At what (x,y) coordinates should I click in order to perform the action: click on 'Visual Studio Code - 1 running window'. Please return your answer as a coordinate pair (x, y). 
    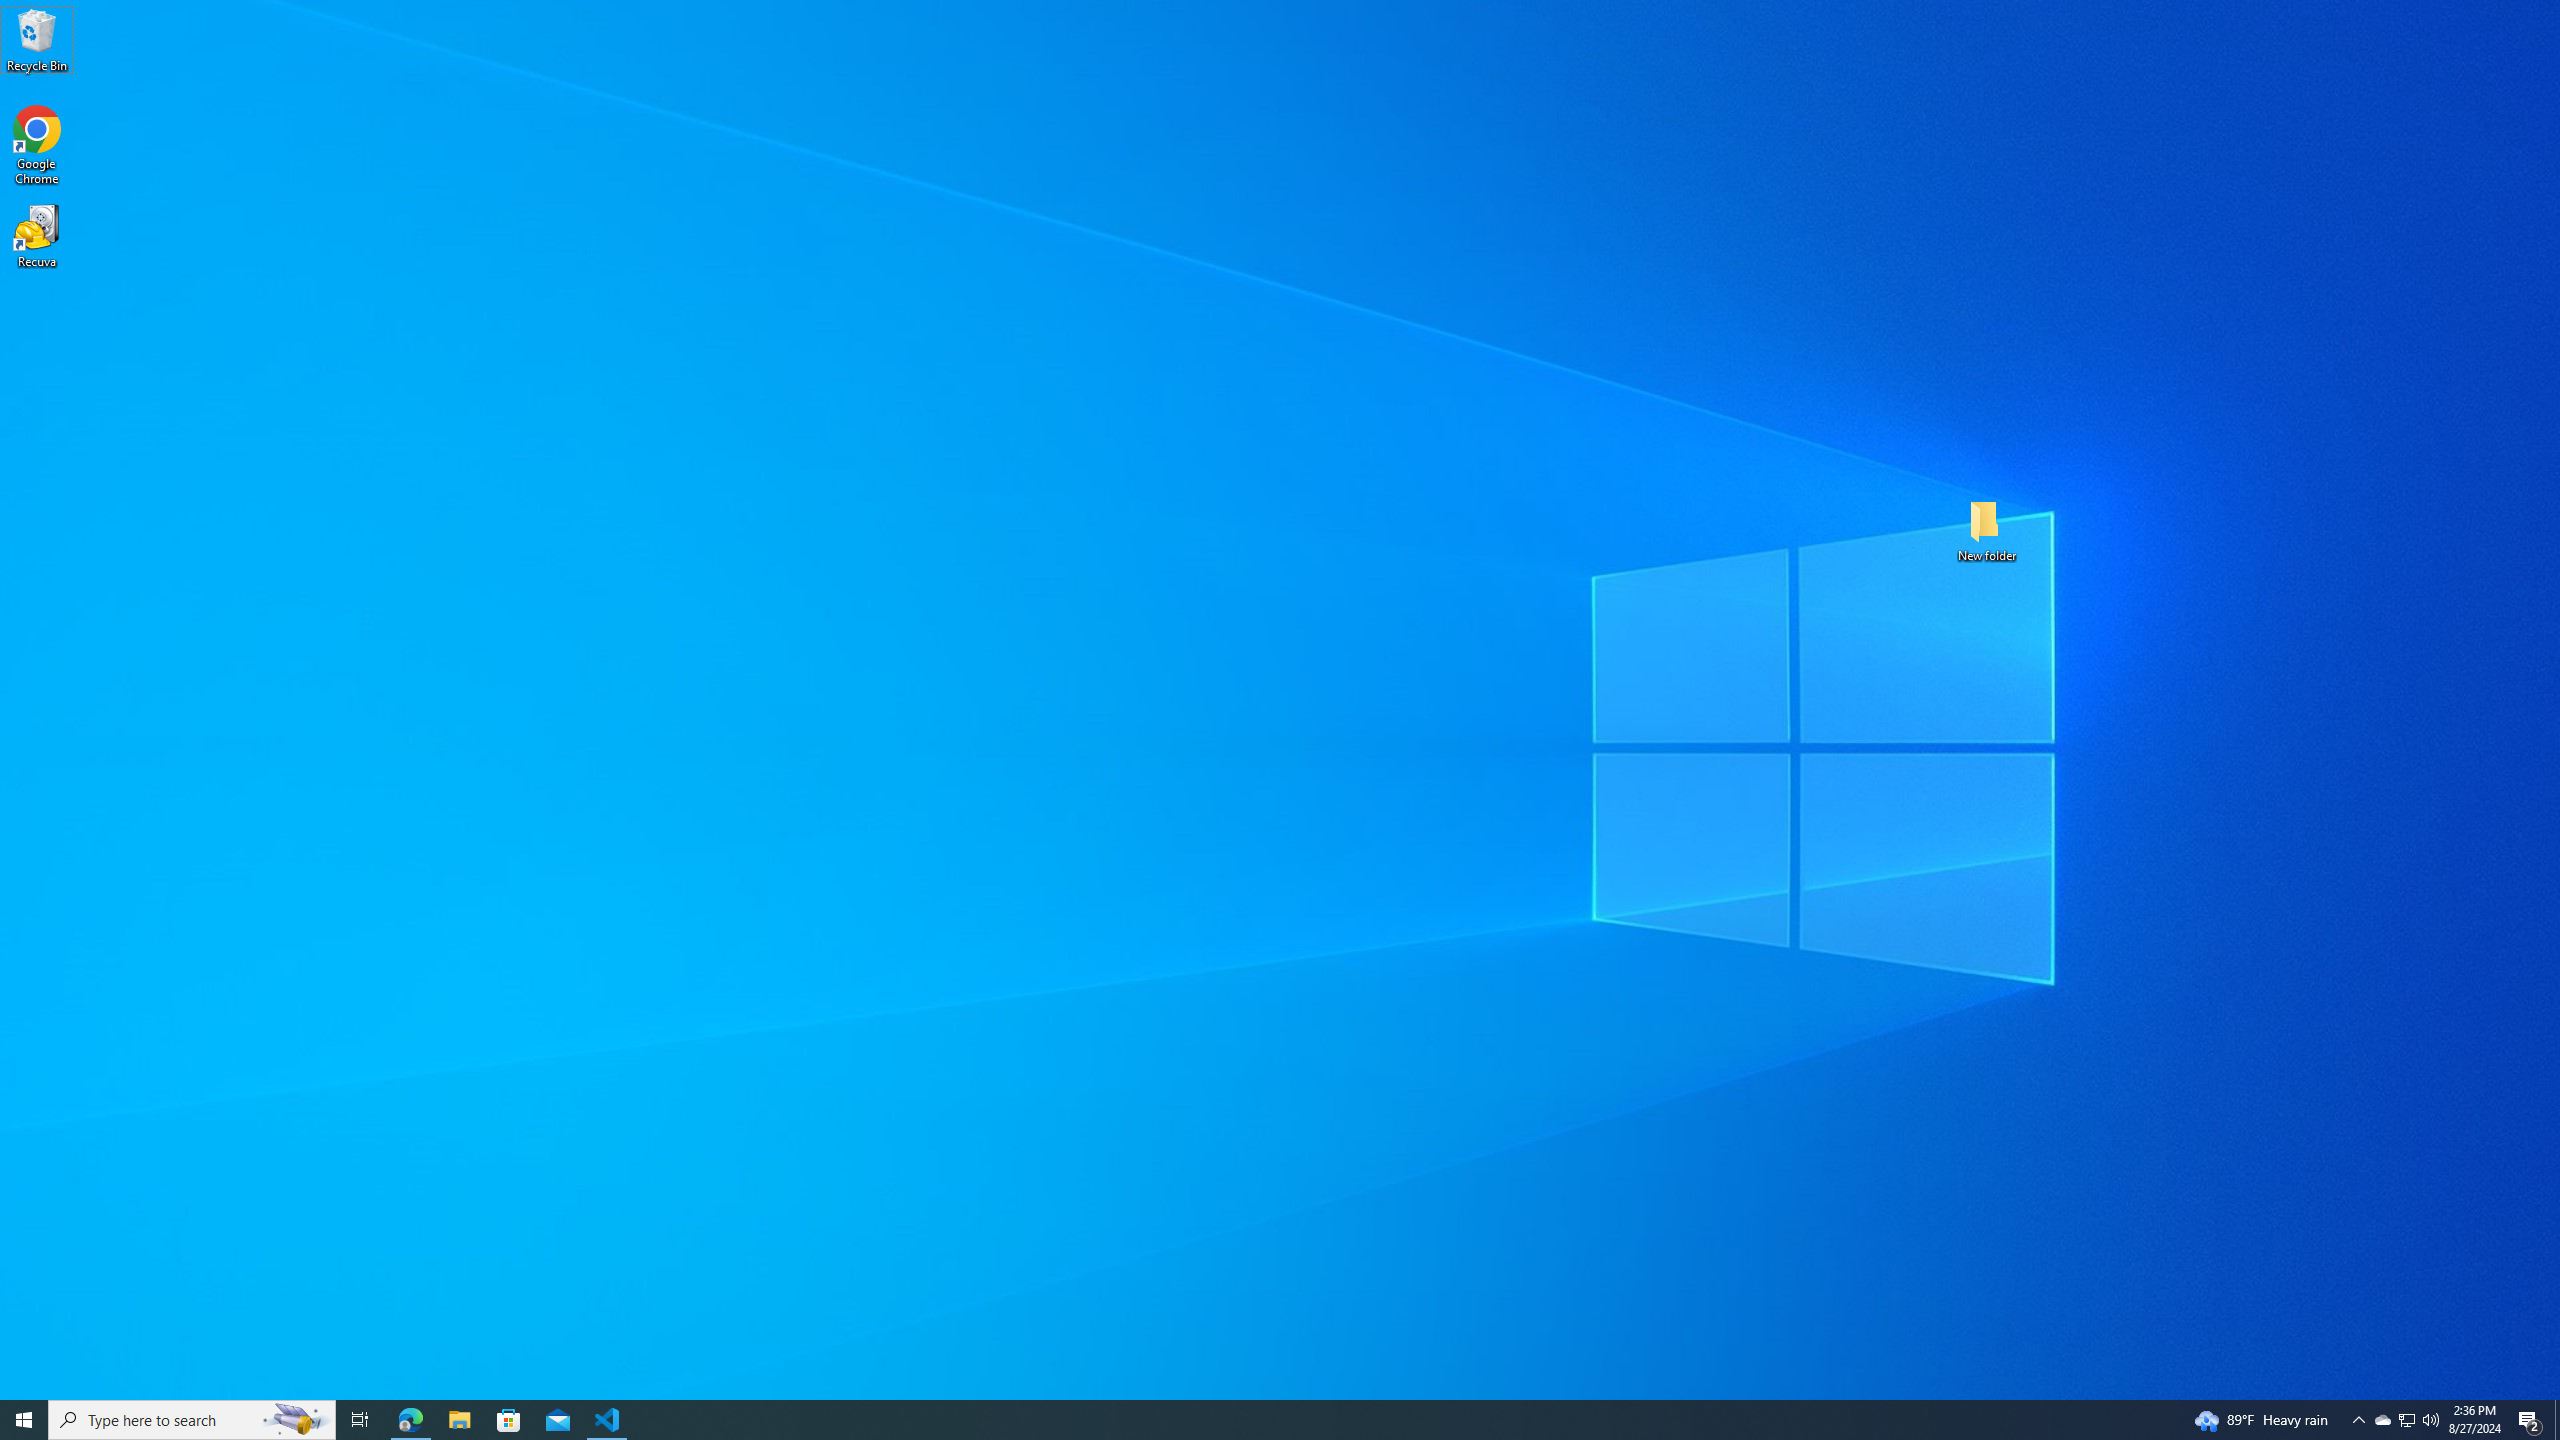
    Looking at the image, I should click on (607, 1418).